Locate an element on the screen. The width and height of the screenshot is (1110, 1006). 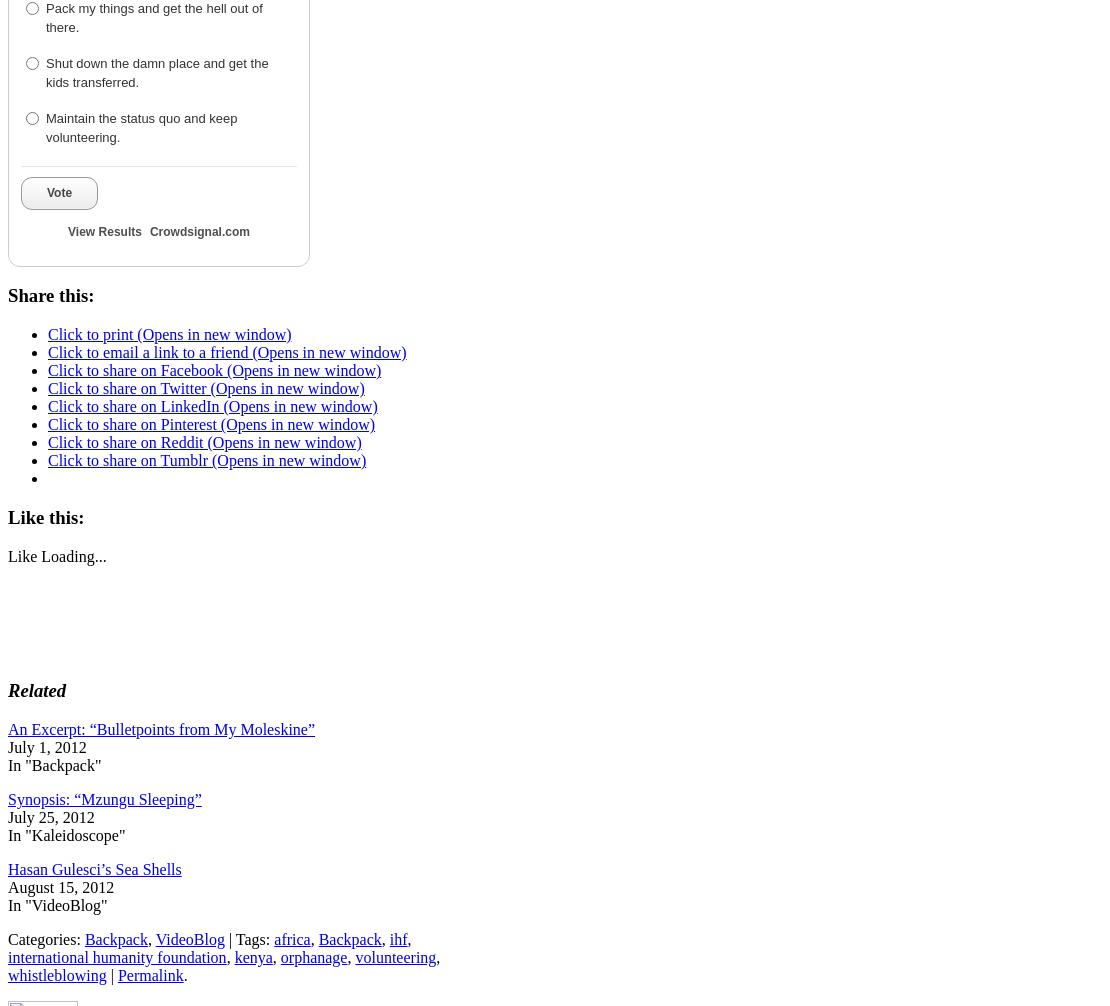
'July 1, 2012' is located at coordinates (7, 746).